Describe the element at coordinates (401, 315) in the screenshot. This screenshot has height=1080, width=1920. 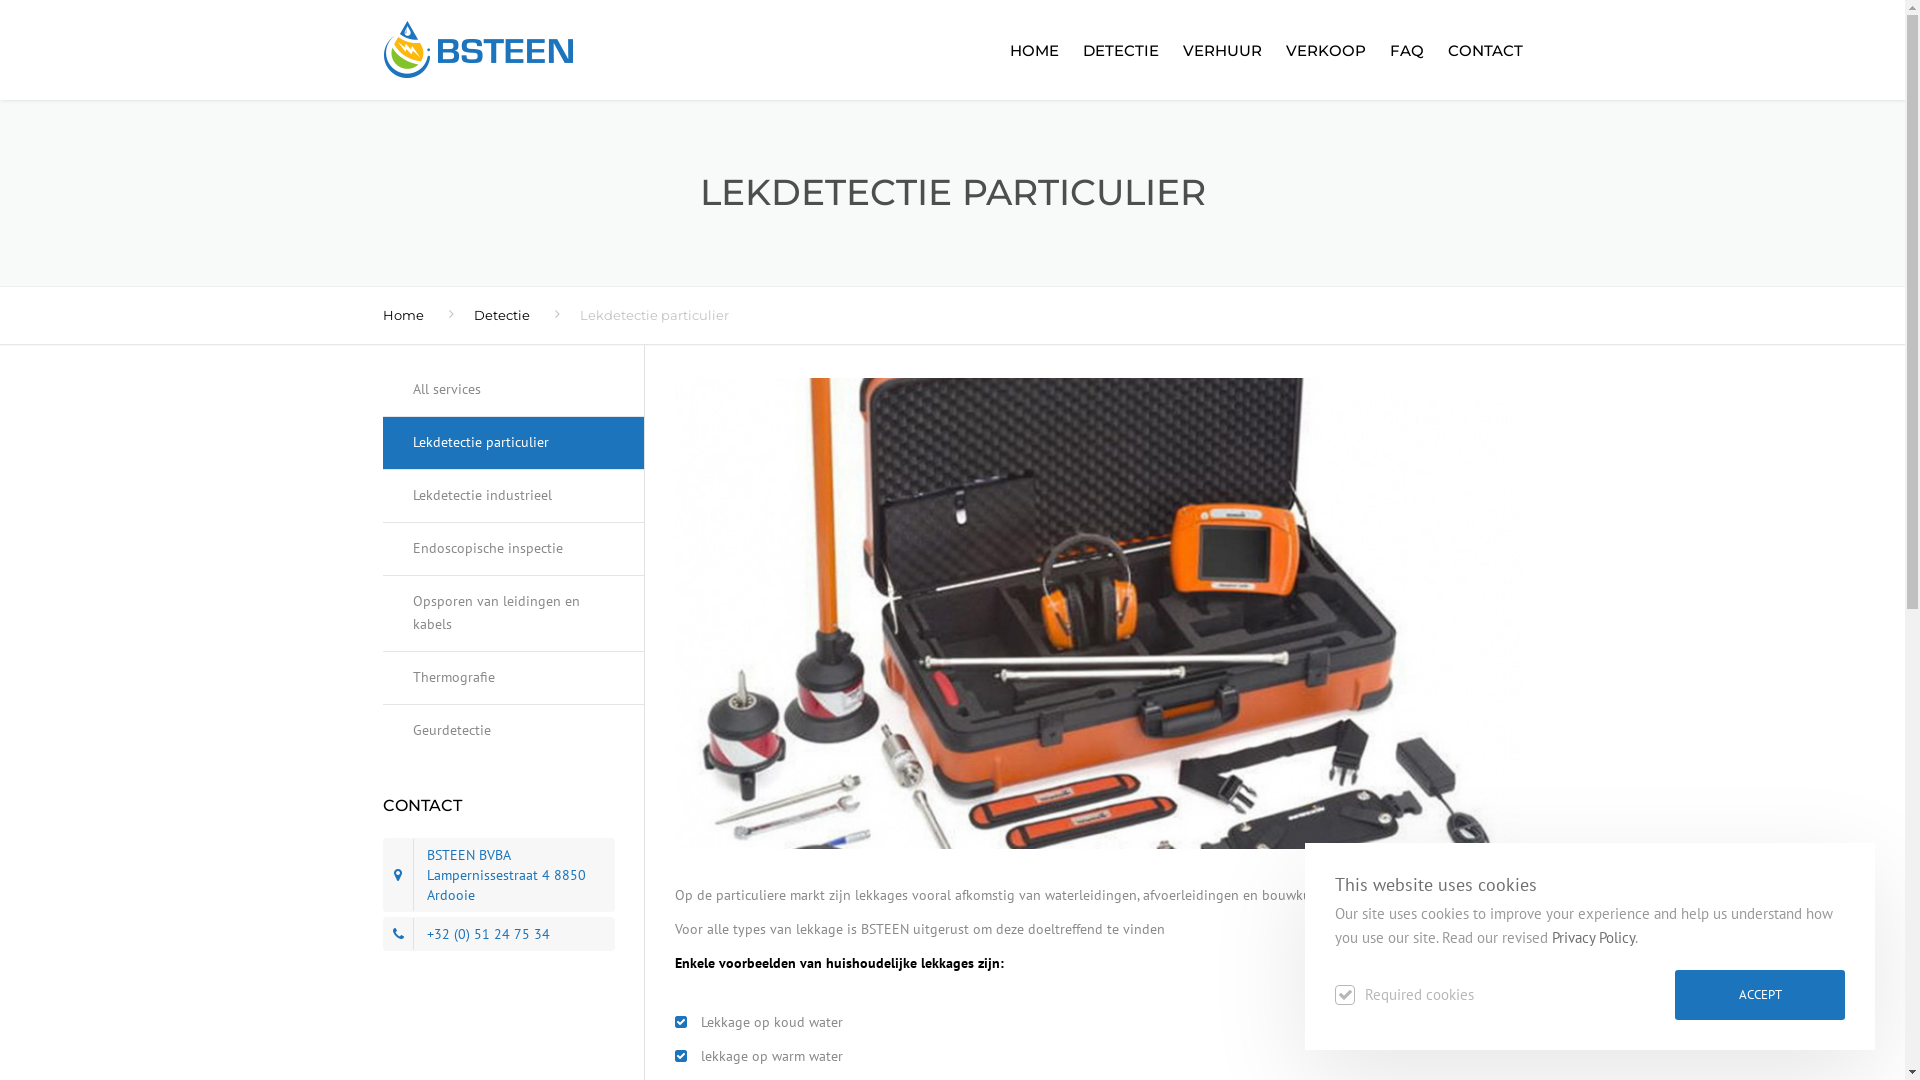
I see `'Home'` at that location.